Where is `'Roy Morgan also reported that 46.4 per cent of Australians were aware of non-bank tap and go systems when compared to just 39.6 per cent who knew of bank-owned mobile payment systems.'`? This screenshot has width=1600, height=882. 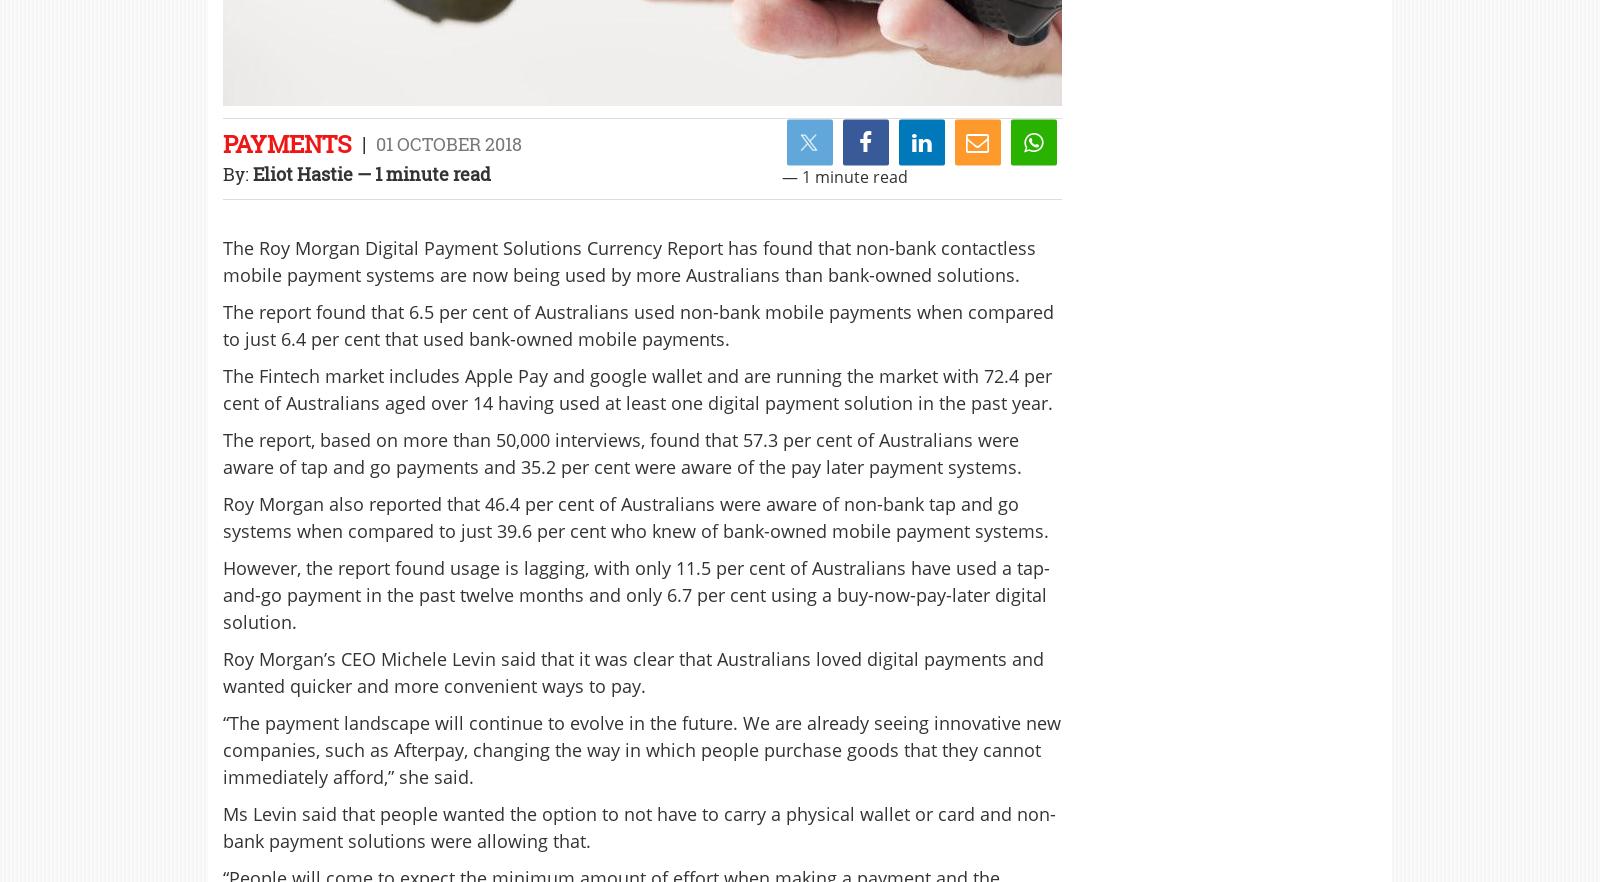
'Roy Morgan also reported that 46.4 per cent of Australians were aware of non-bank tap and go systems when compared to just 39.6 per cent who knew of bank-owned mobile payment systems.' is located at coordinates (223, 517).